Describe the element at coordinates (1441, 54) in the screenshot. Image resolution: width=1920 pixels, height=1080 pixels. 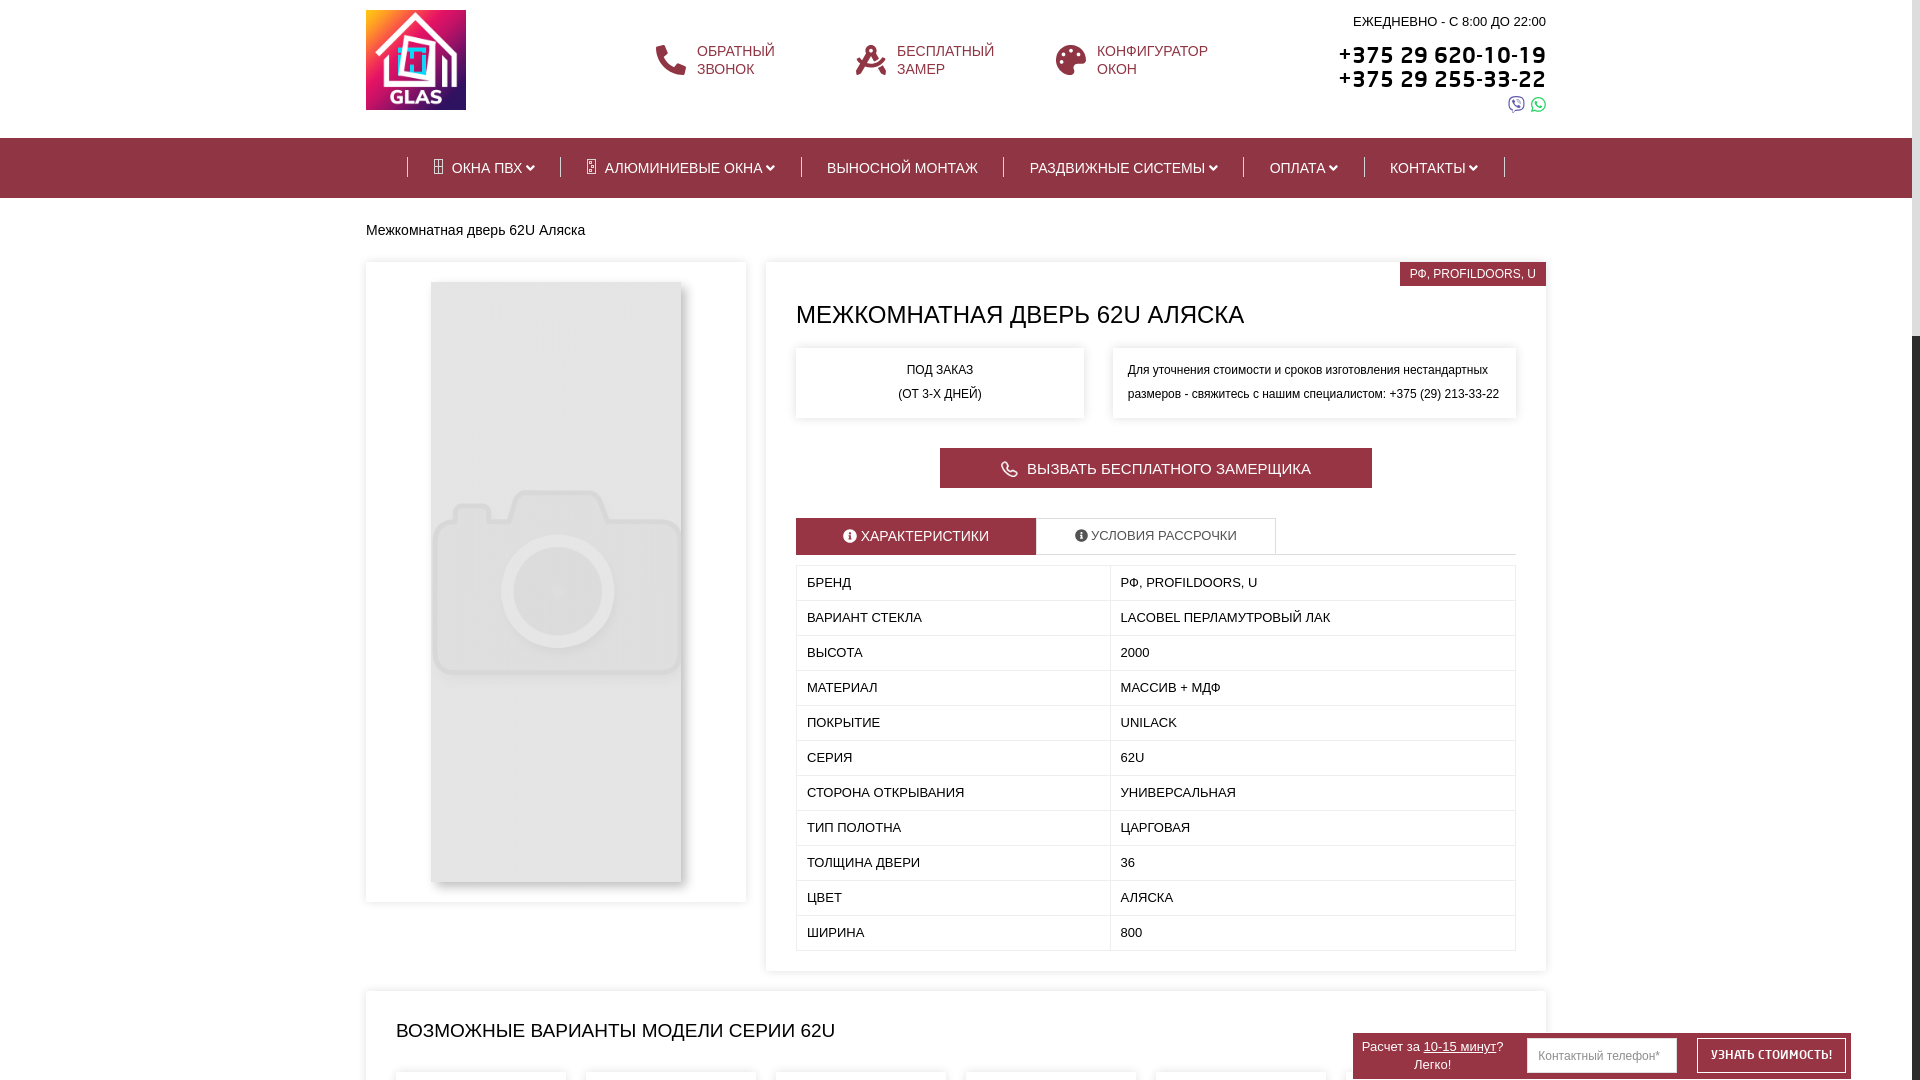
I see `'+375 29 620-10-19'` at that location.